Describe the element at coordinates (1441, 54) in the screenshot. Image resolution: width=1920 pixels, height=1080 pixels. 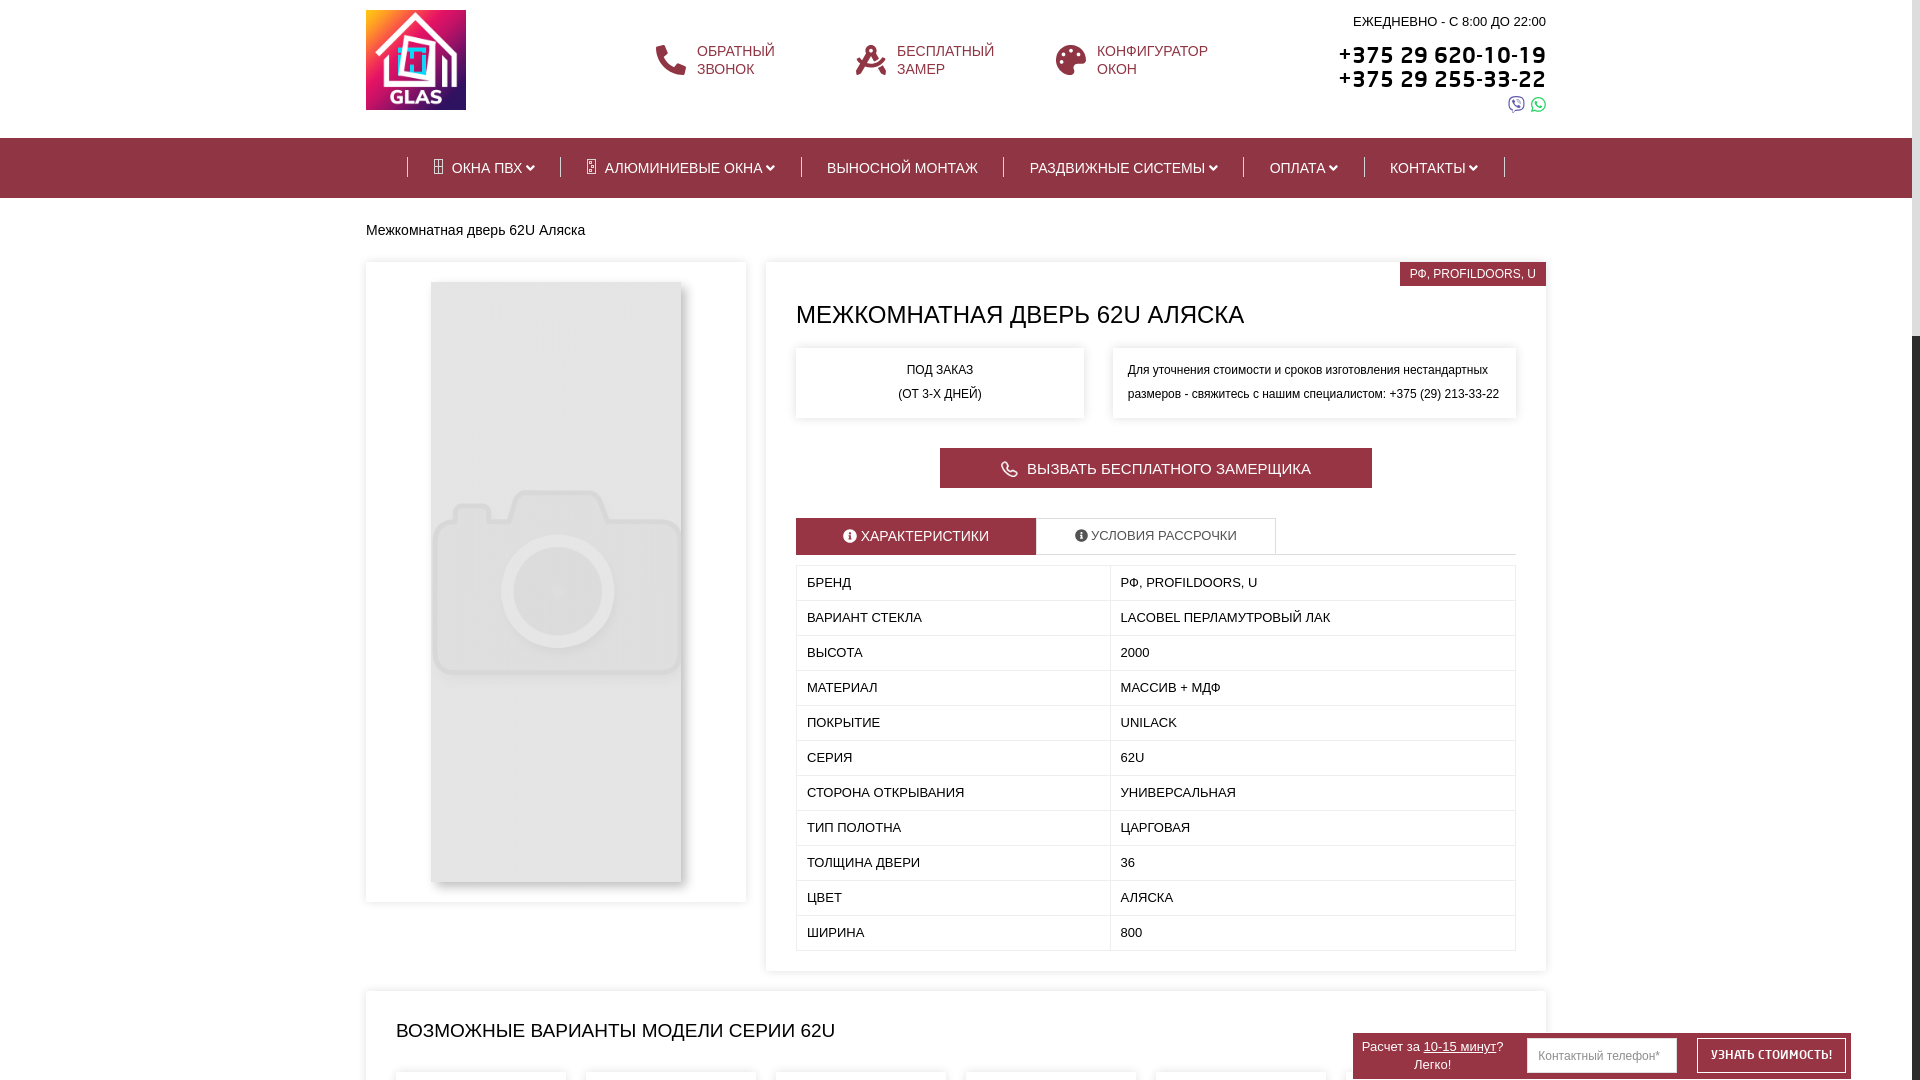
I see `'+375 29 620-10-19'` at that location.